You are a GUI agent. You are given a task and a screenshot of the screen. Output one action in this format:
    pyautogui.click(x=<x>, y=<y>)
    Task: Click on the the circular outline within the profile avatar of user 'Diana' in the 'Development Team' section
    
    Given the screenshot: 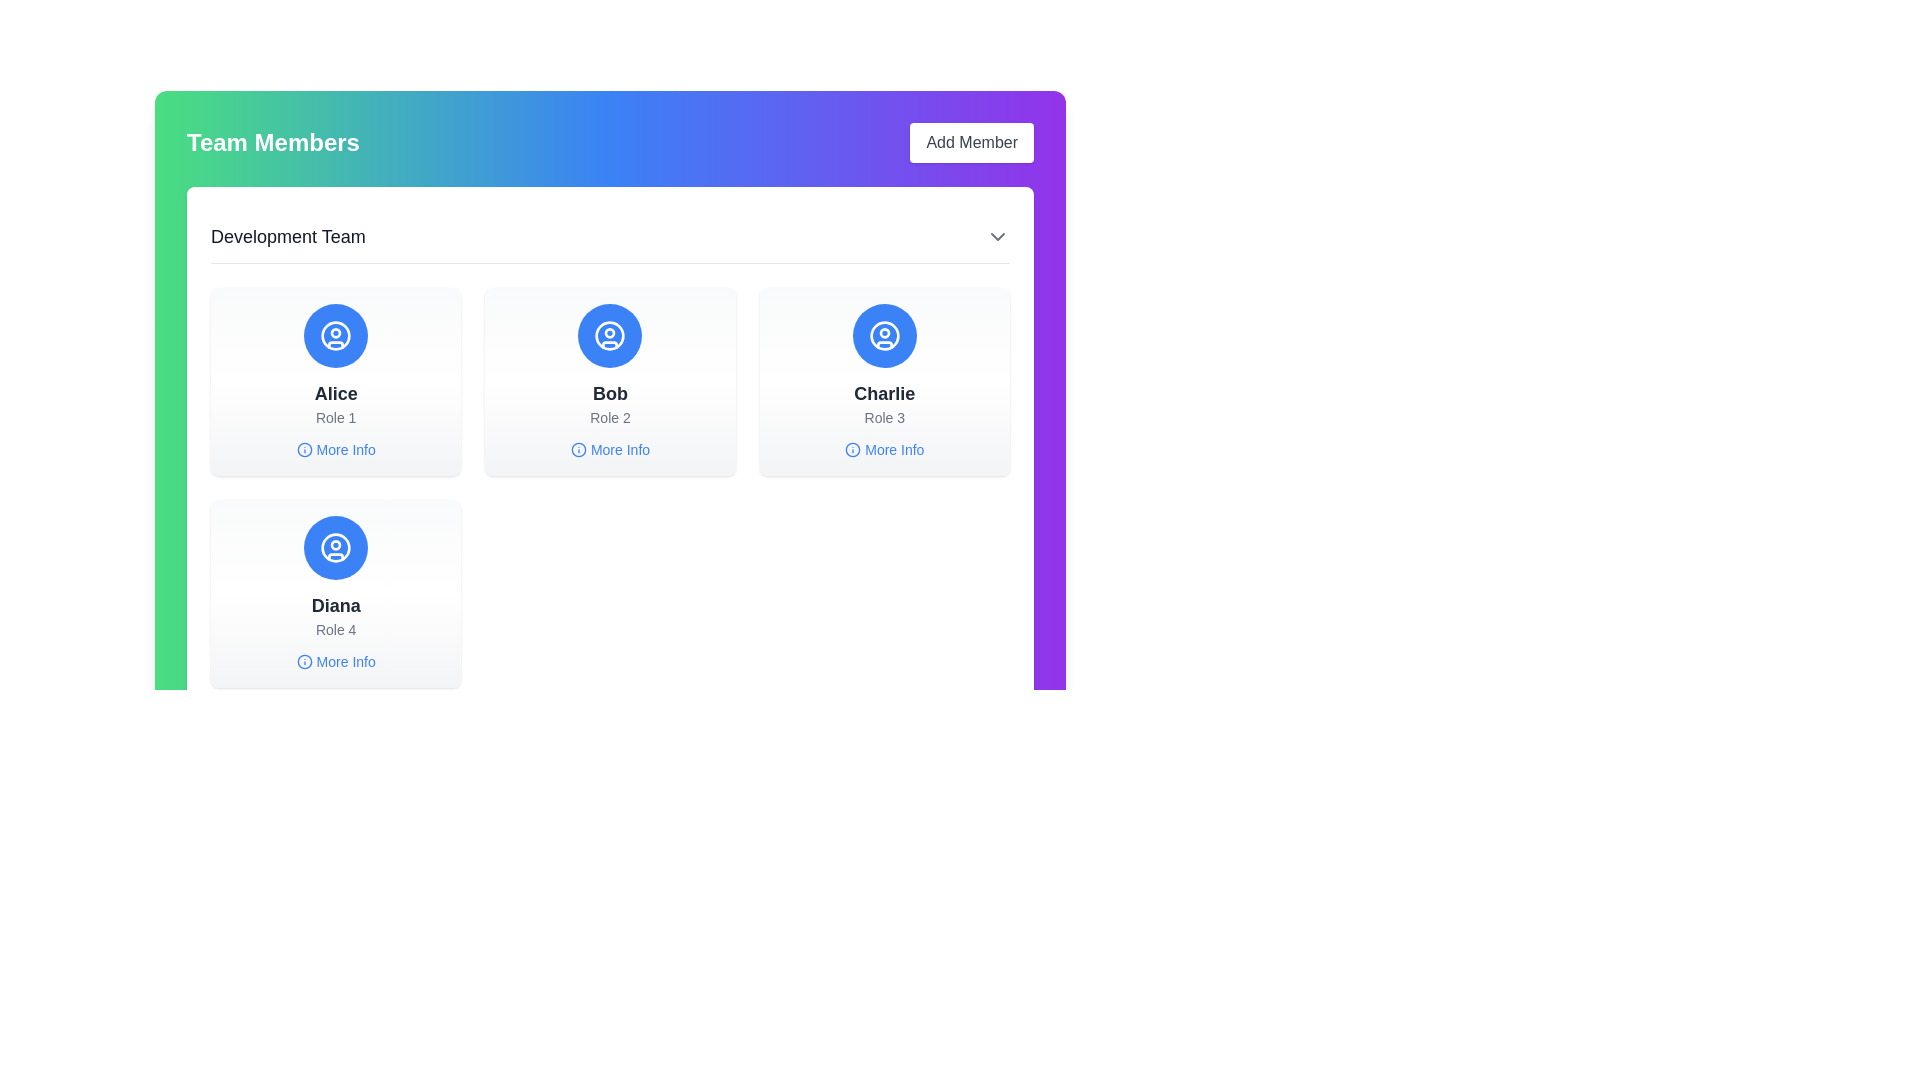 What is the action you would take?
    pyautogui.click(x=336, y=547)
    